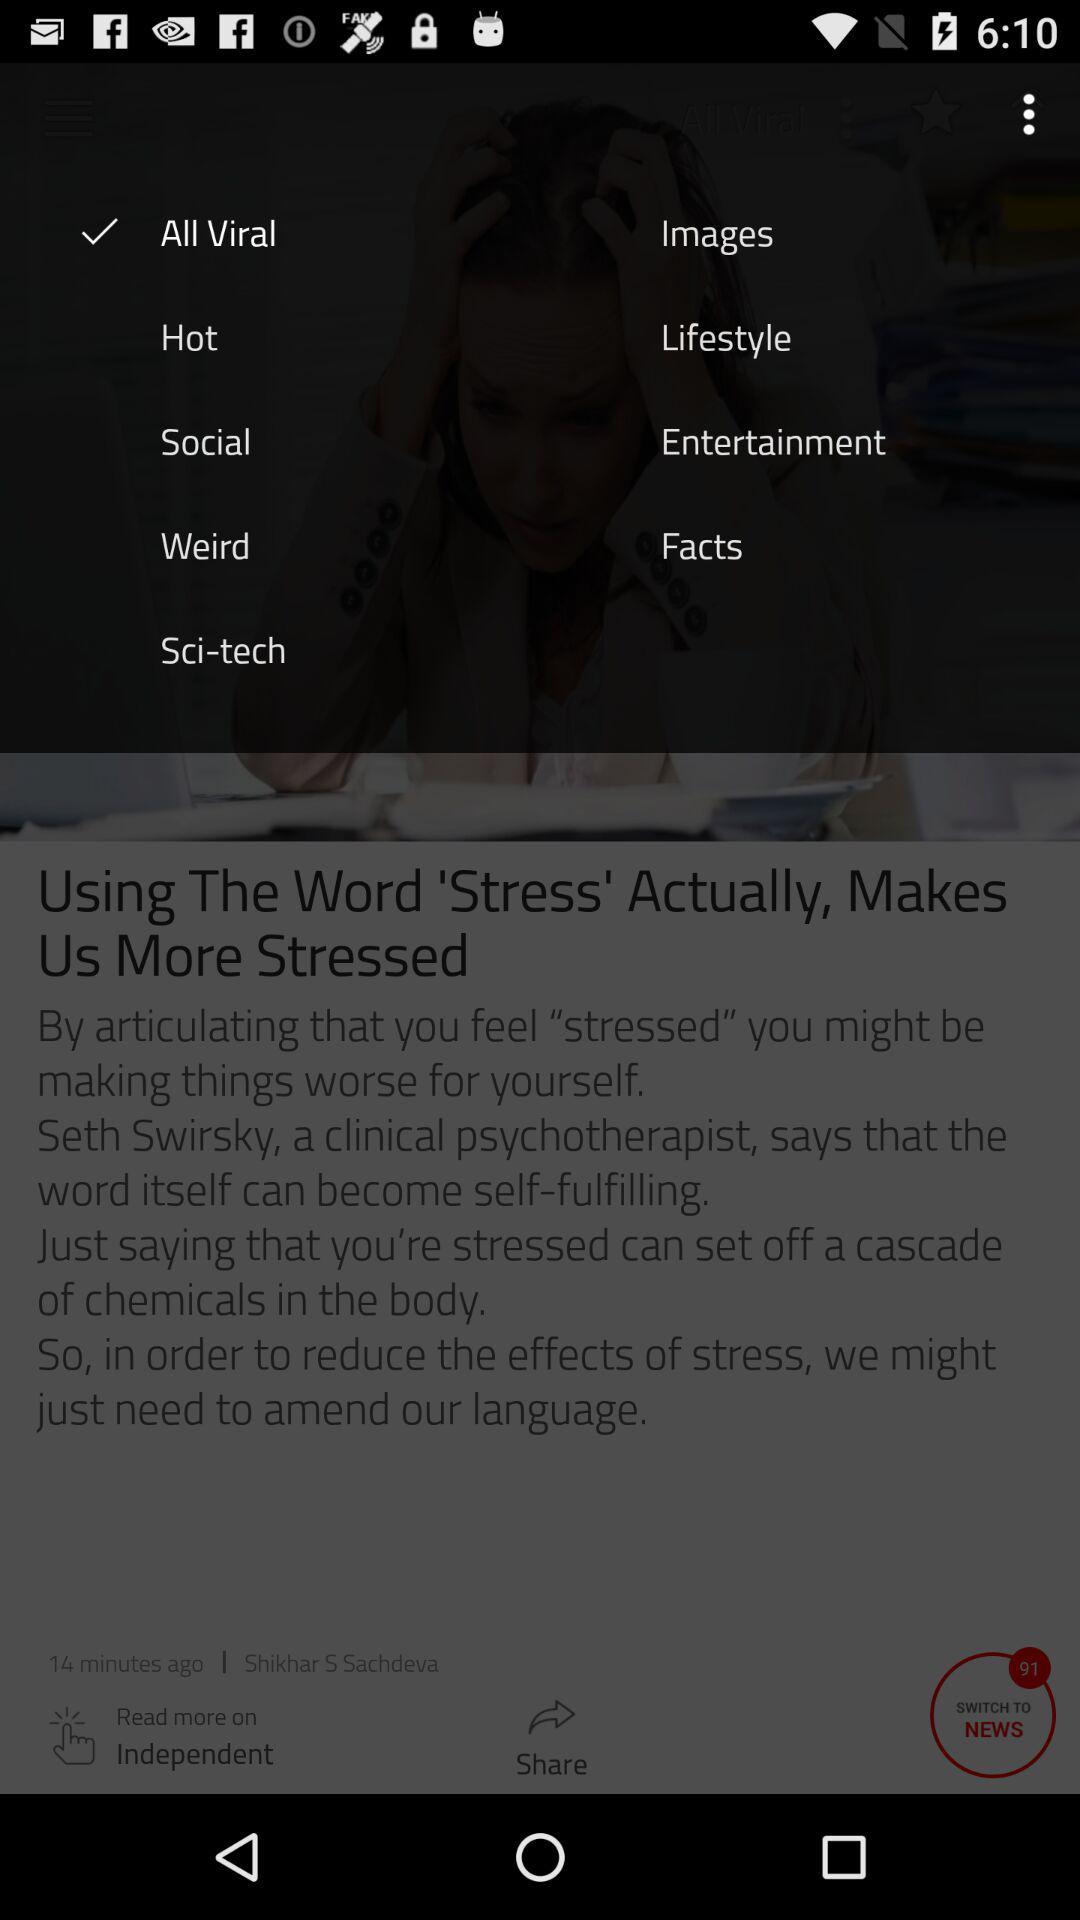 This screenshot has height=1920, width=1080. Describe the element at coordinates (726, 335) in the screenshot. I see `item below images item` at that location.